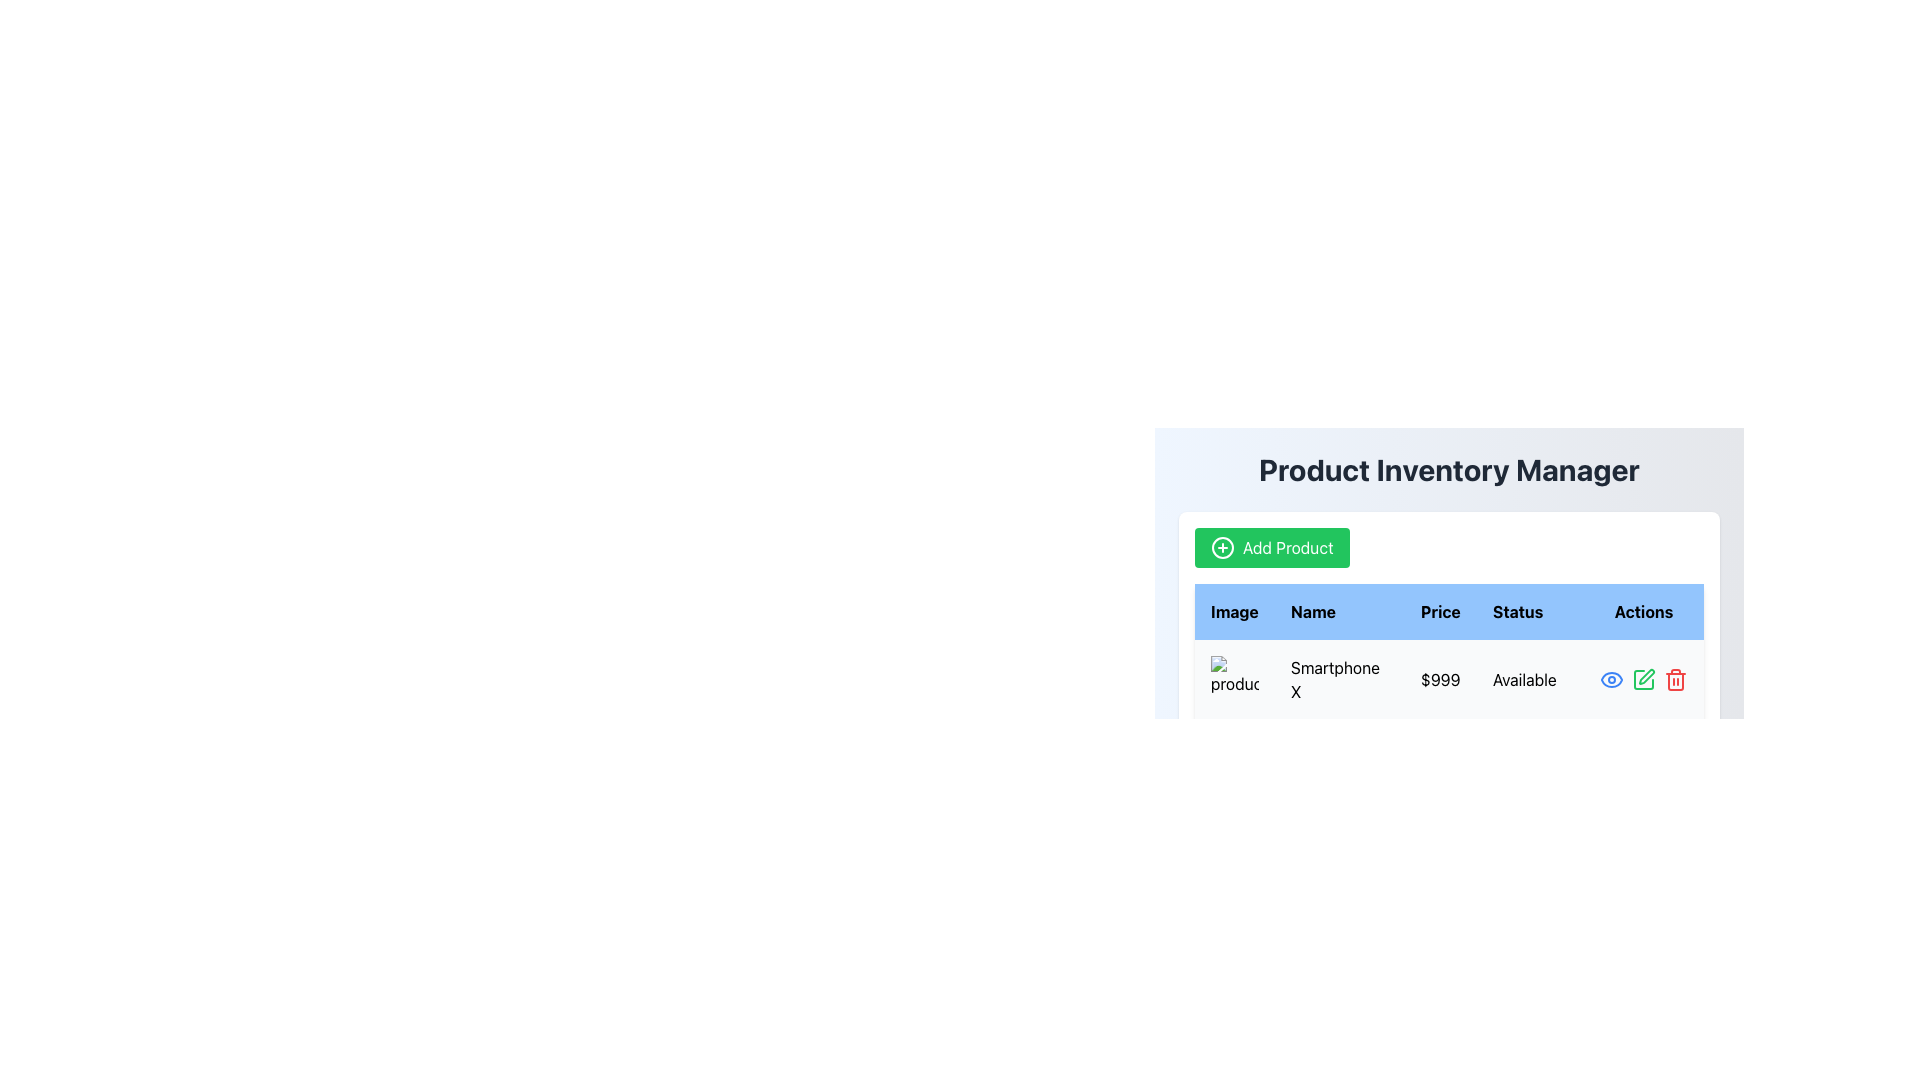 Image resolution: width=1920 pixels, height=1080 pixels. Describe the element at coordinates (1642, 678) in the screenshot. I see `the green pencil icon in the 'Actions' column` at that location.